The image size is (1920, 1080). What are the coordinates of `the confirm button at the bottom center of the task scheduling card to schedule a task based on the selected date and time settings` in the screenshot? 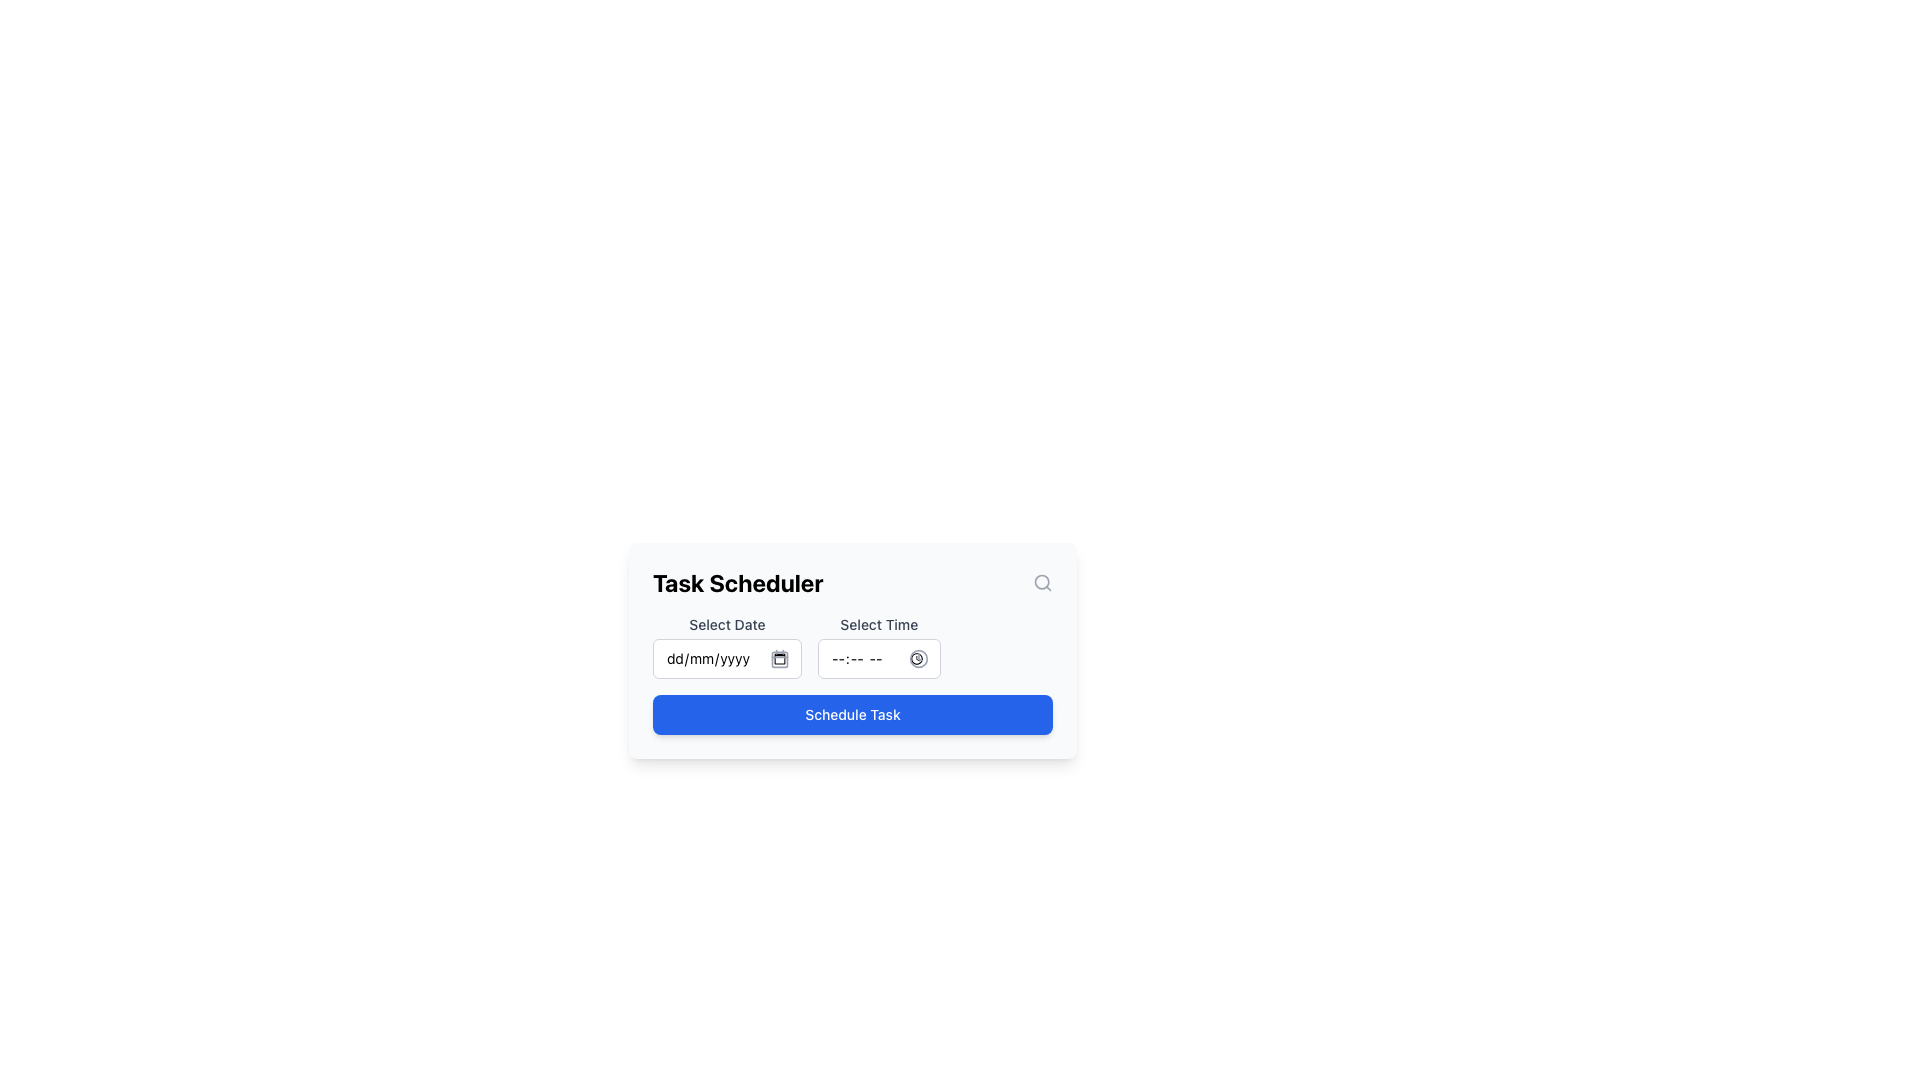 It's located at (853, 727).